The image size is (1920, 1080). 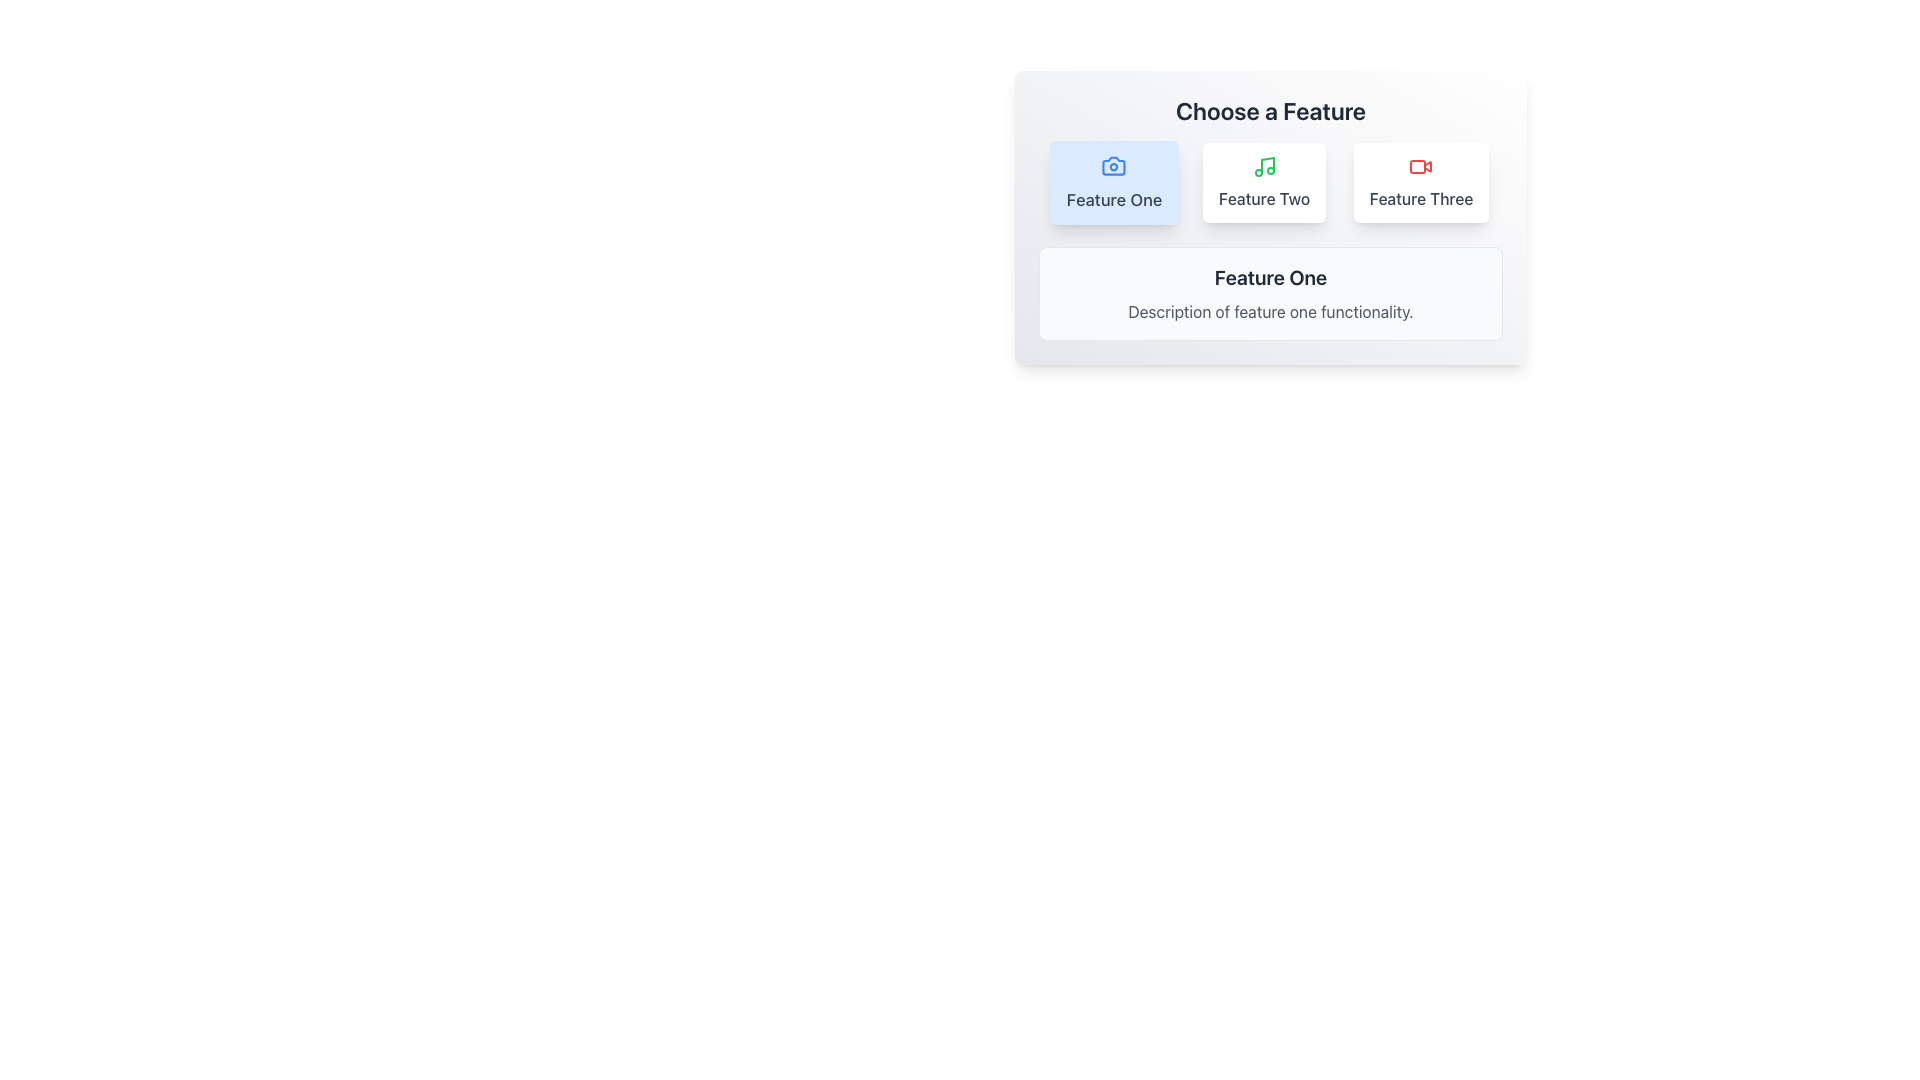 I want to click on the 'Feature Three' selection button, which is the third option in a group of three buttons located towards the top-right, so click(x=1419, y=182).